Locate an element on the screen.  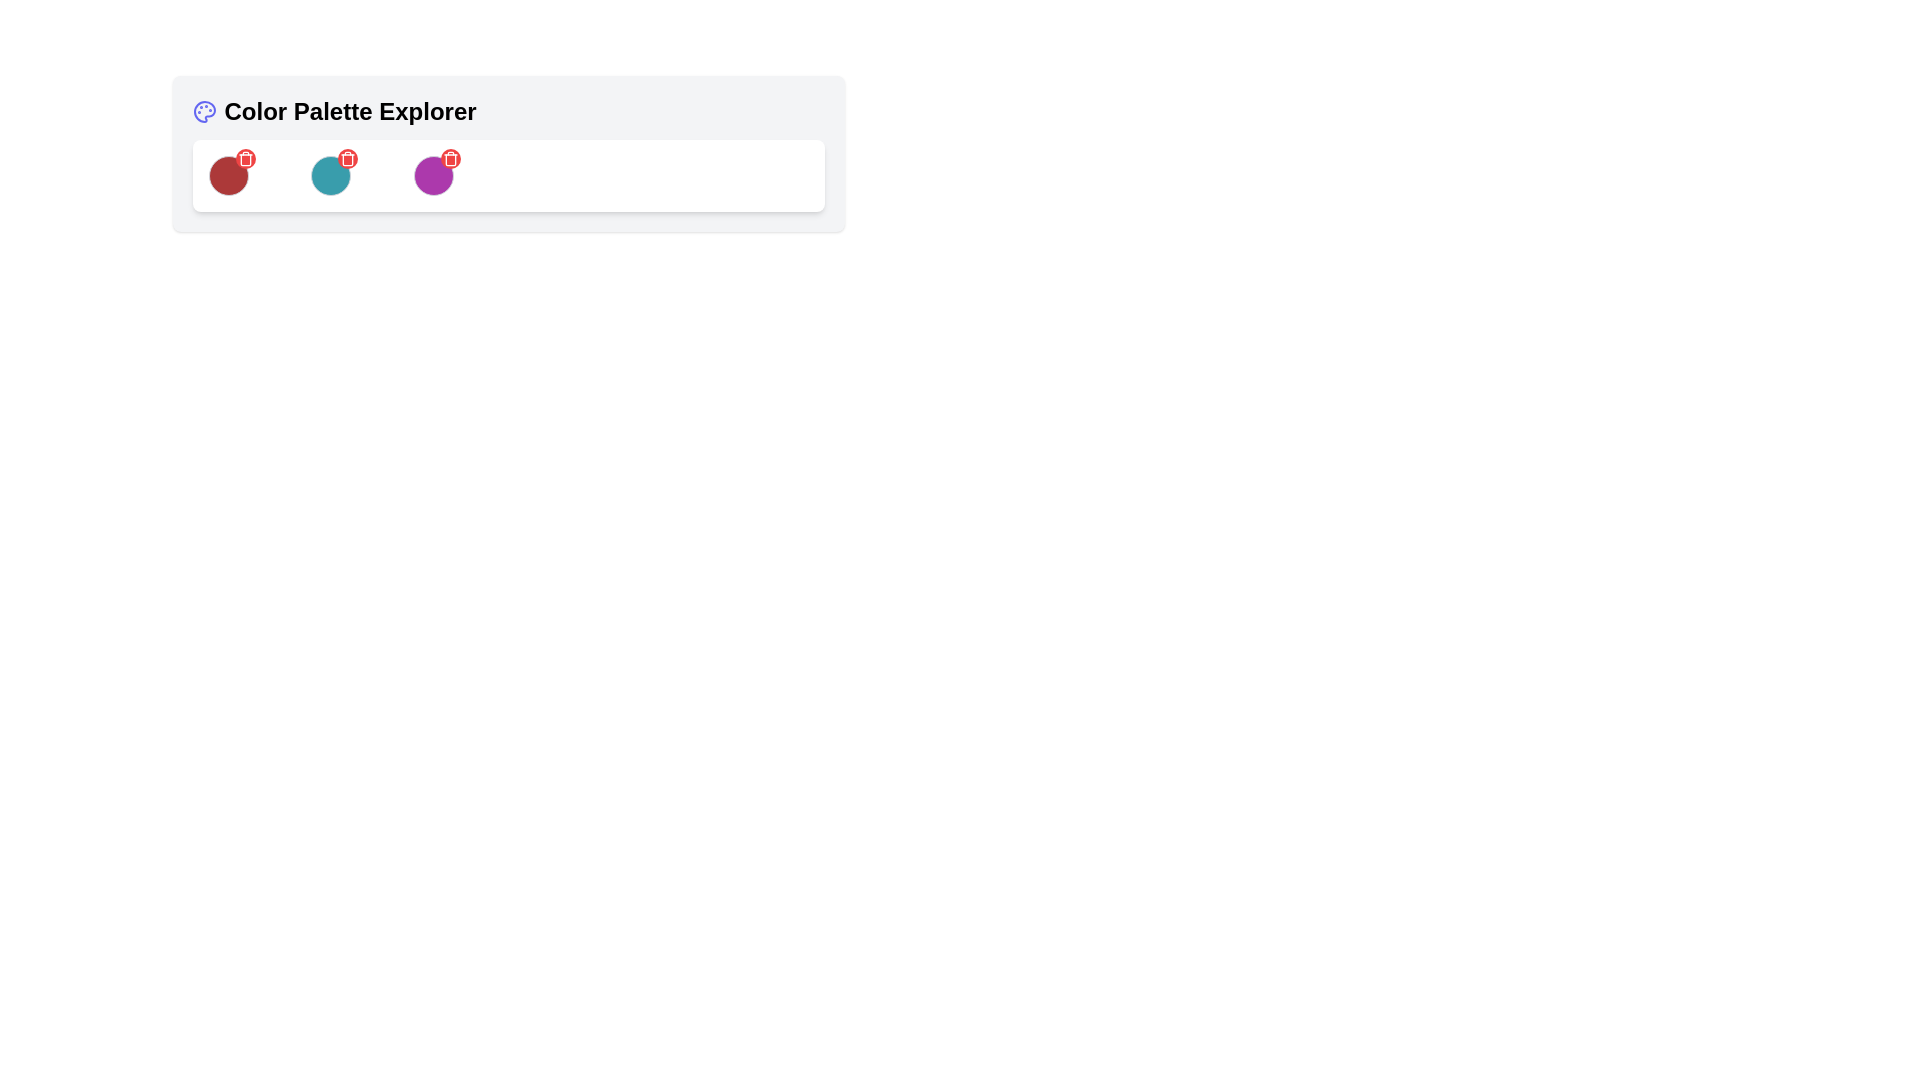
the painter's palette icon, which is styled with a purple-blue hue and located to the left of the 'Color Palette Explorer' text is located at coordinates (204, 111).